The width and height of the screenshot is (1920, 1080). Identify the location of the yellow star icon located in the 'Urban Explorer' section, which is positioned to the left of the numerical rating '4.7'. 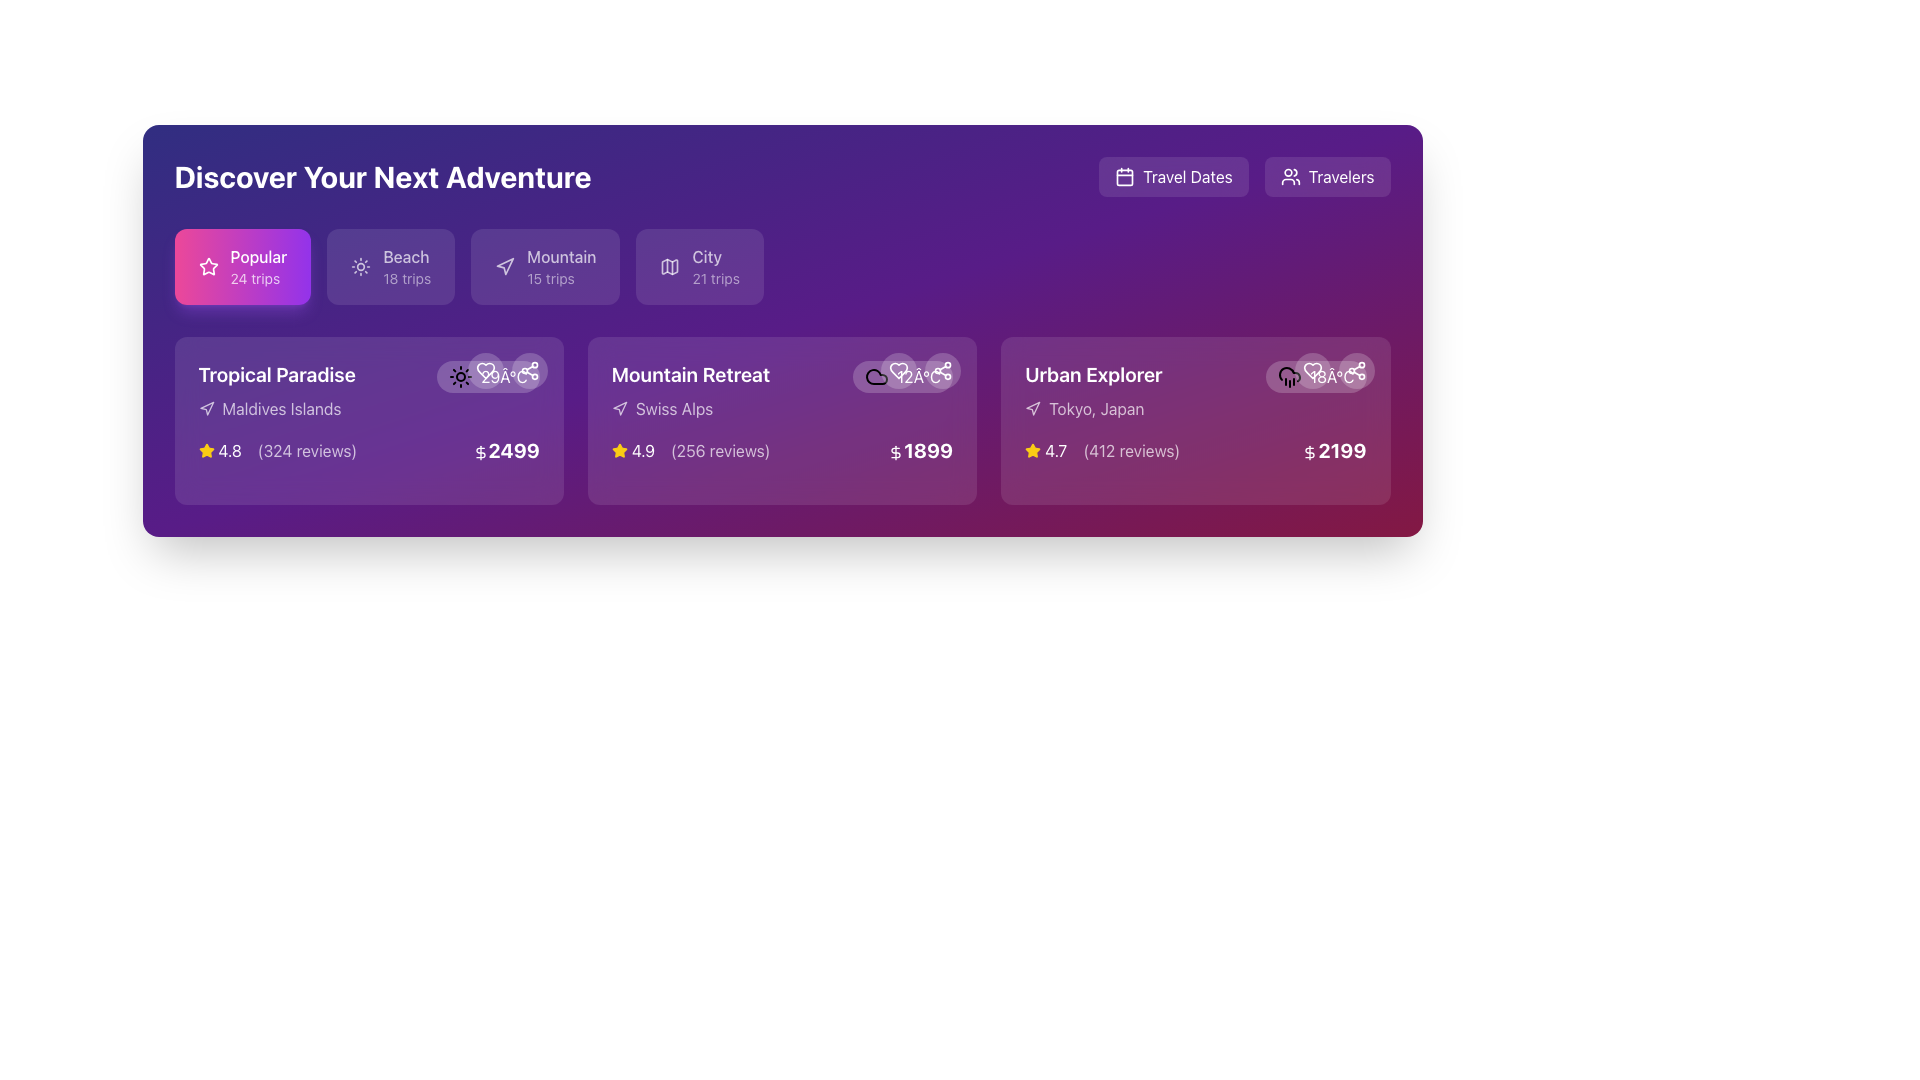
(1033, 451).